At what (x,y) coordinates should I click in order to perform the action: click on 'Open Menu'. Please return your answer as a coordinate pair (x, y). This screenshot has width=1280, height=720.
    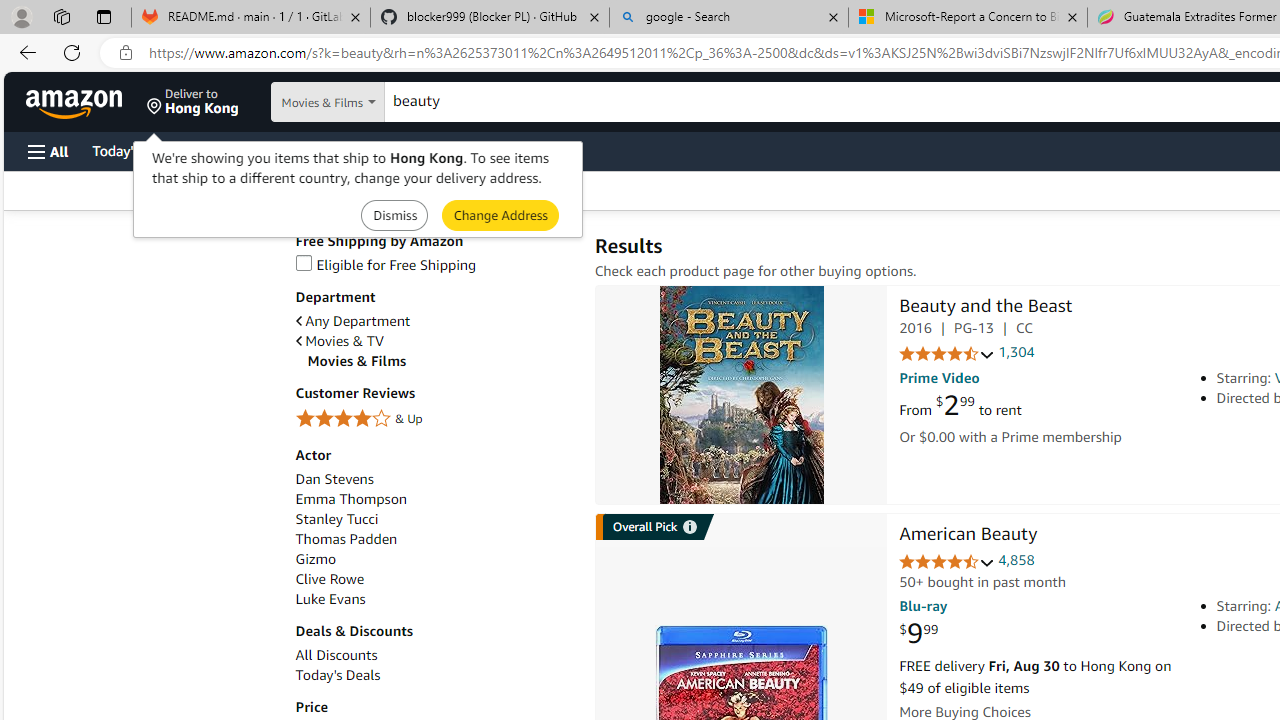
    Looking at the image, I should click on (48, 150).